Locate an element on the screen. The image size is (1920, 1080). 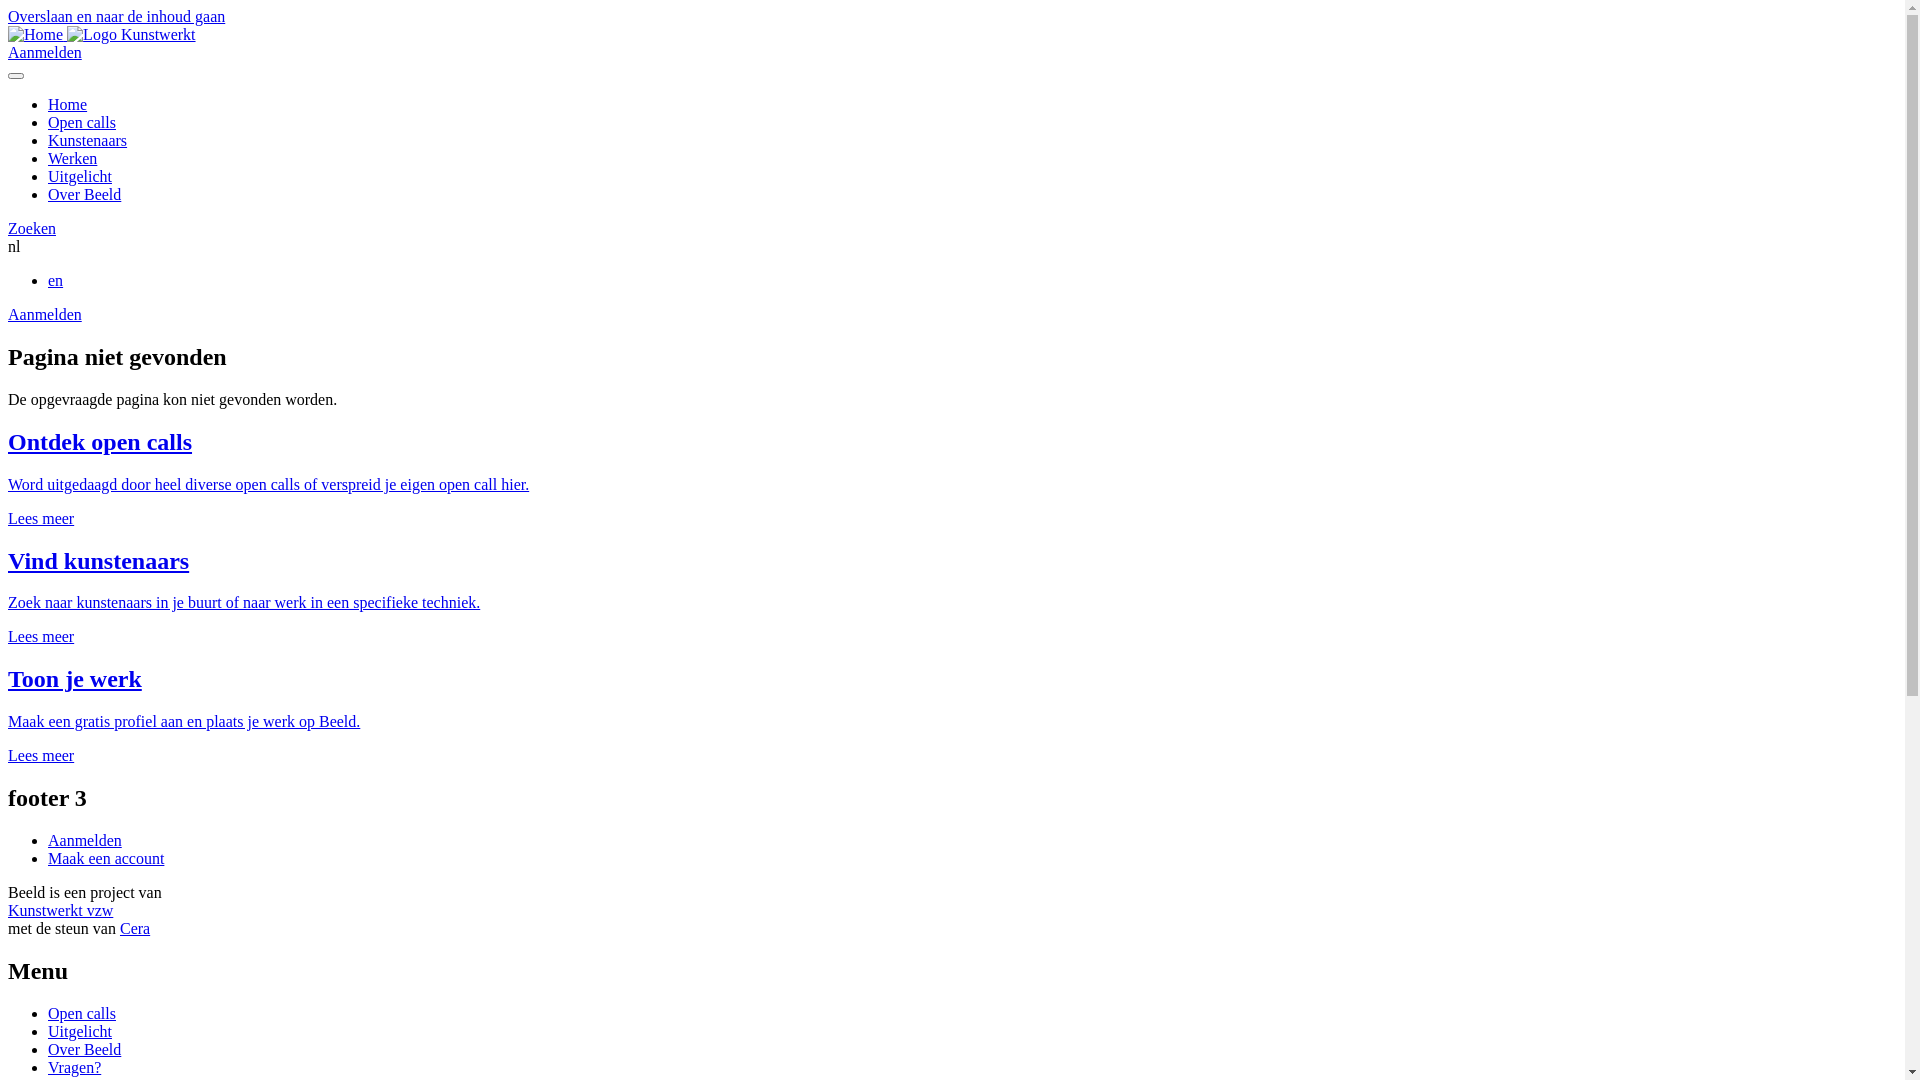
'Over Beeld' is located at coordinates (83, 194).